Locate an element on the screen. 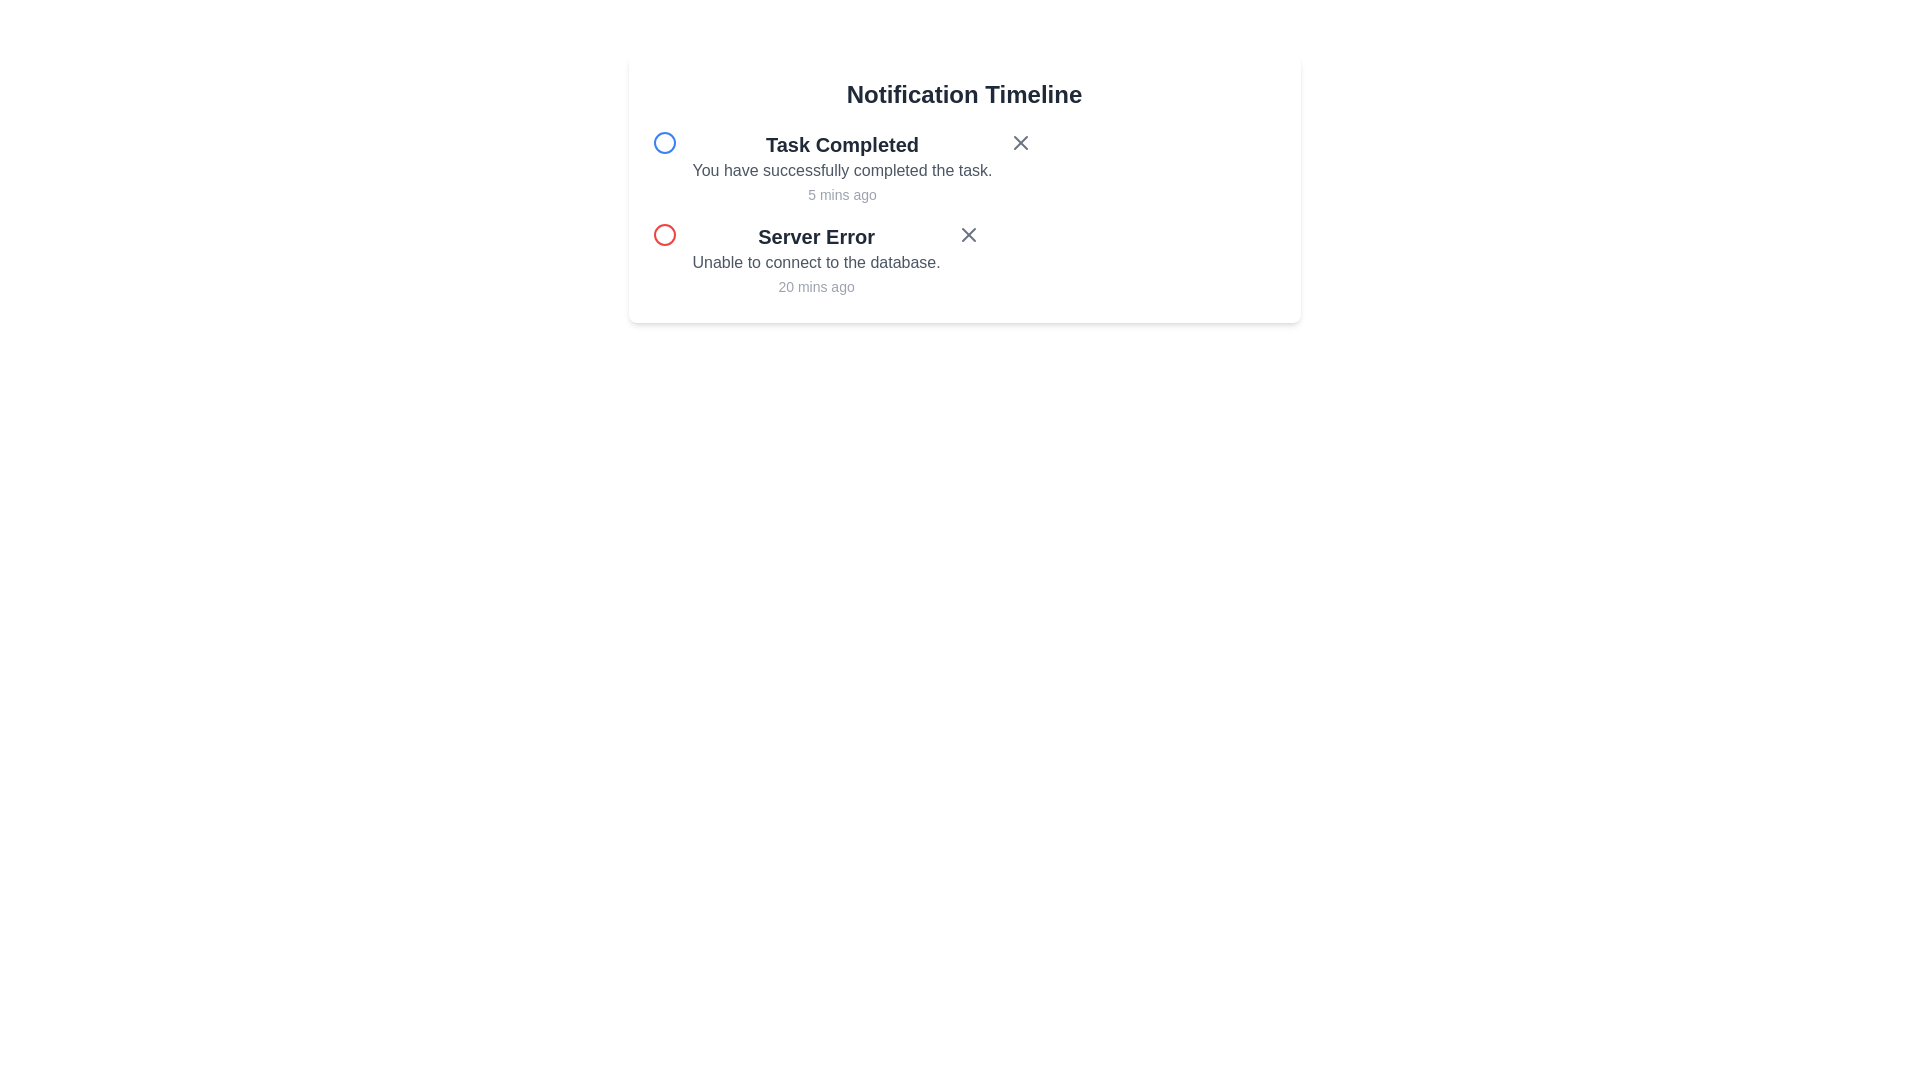  the alert titled 'Server Error' to read its details is located at coordinates (816, 235).